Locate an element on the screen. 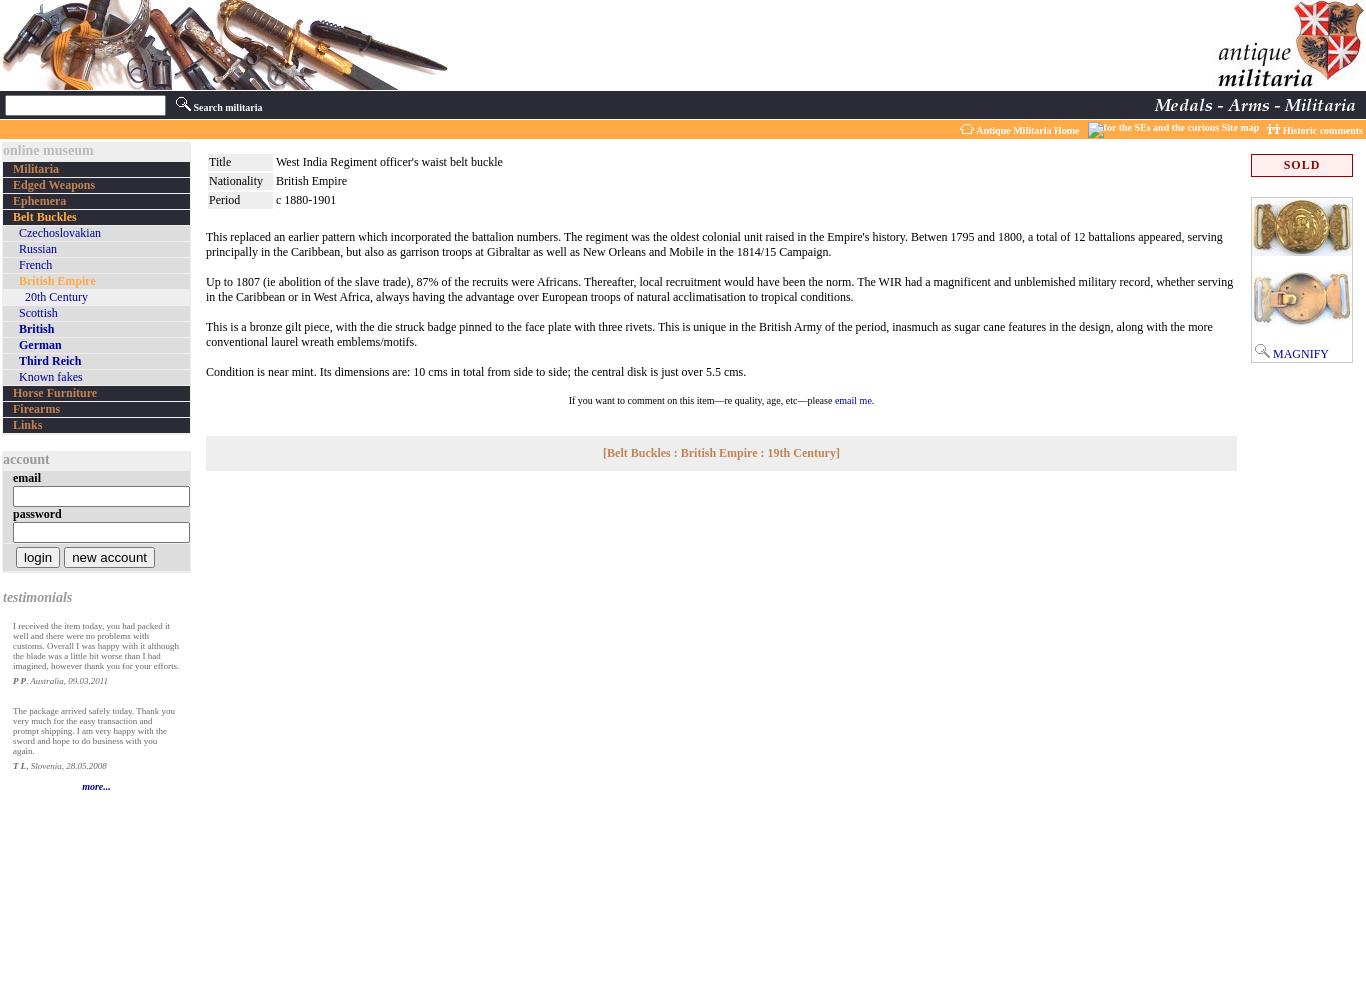  'I received the item today, you had packed it well and there were no problems with customs. Overall I was happy with it although the blade was a little bit worse than I had imagined, however thank you for your efforts.' is located at coordinates (96, 646).